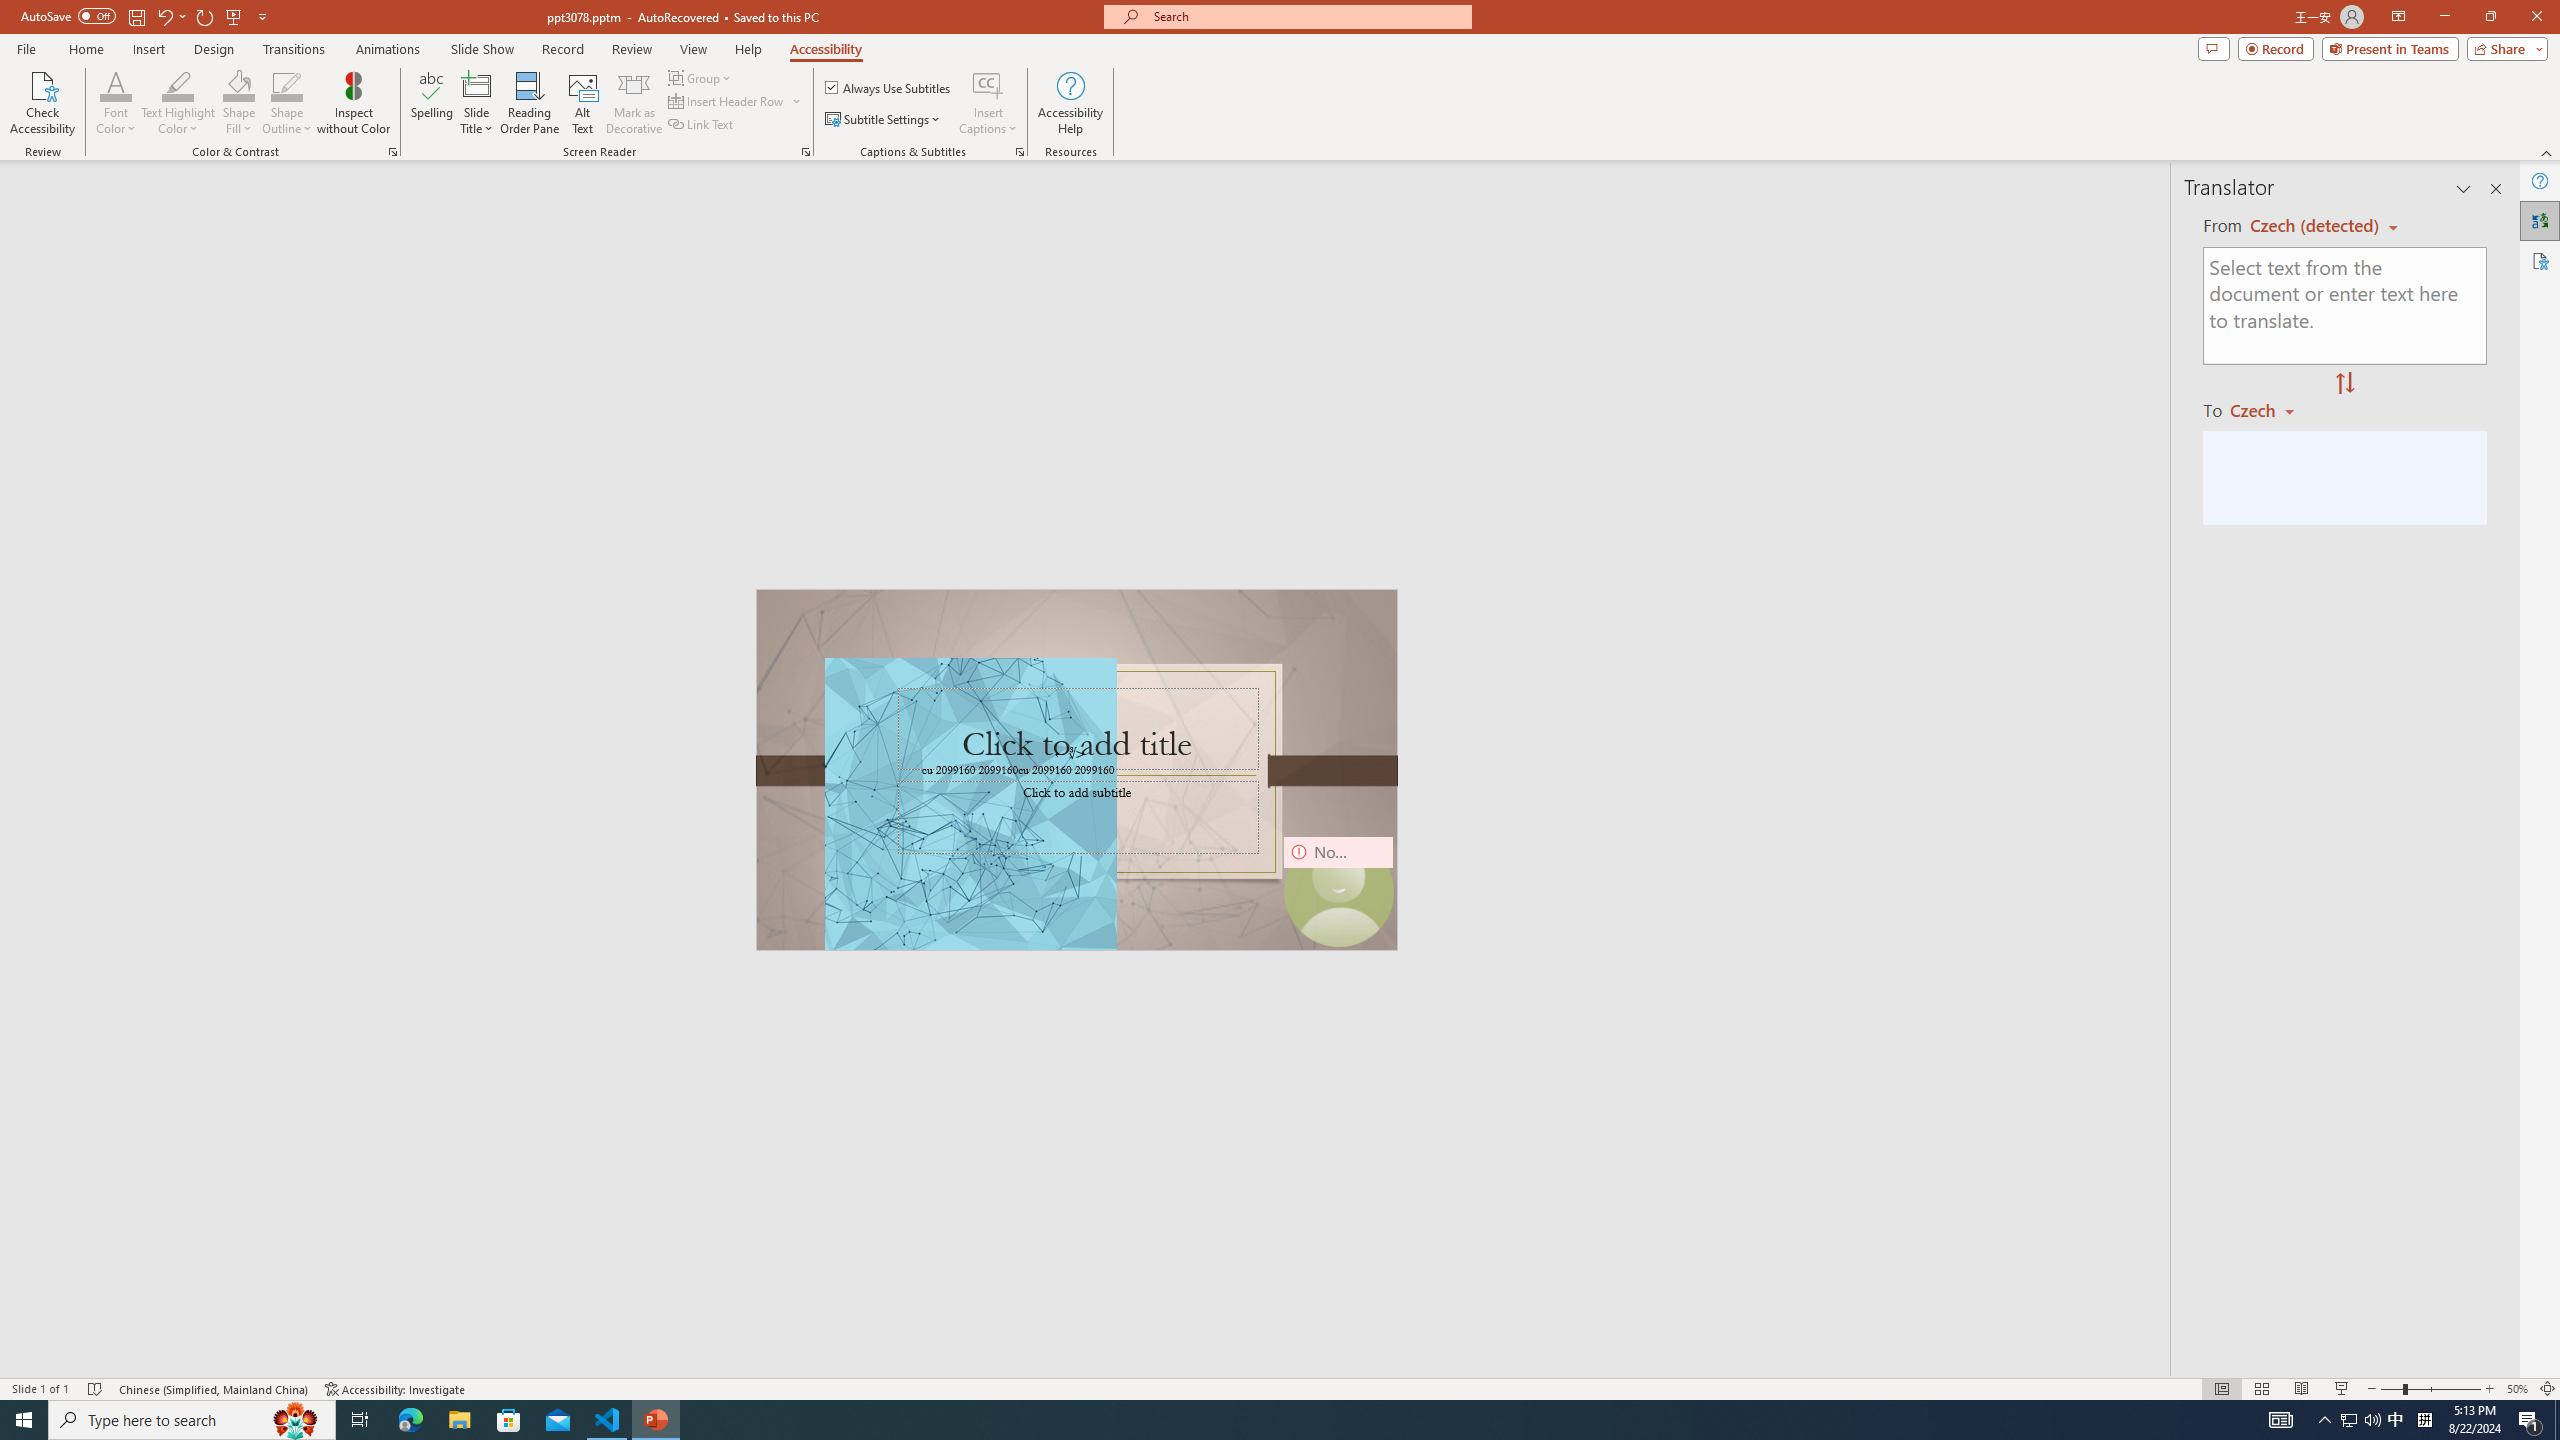  Describe the element at coordinates (1069, 754) in the screenshot. I see `'TextBox 7'` at that location.